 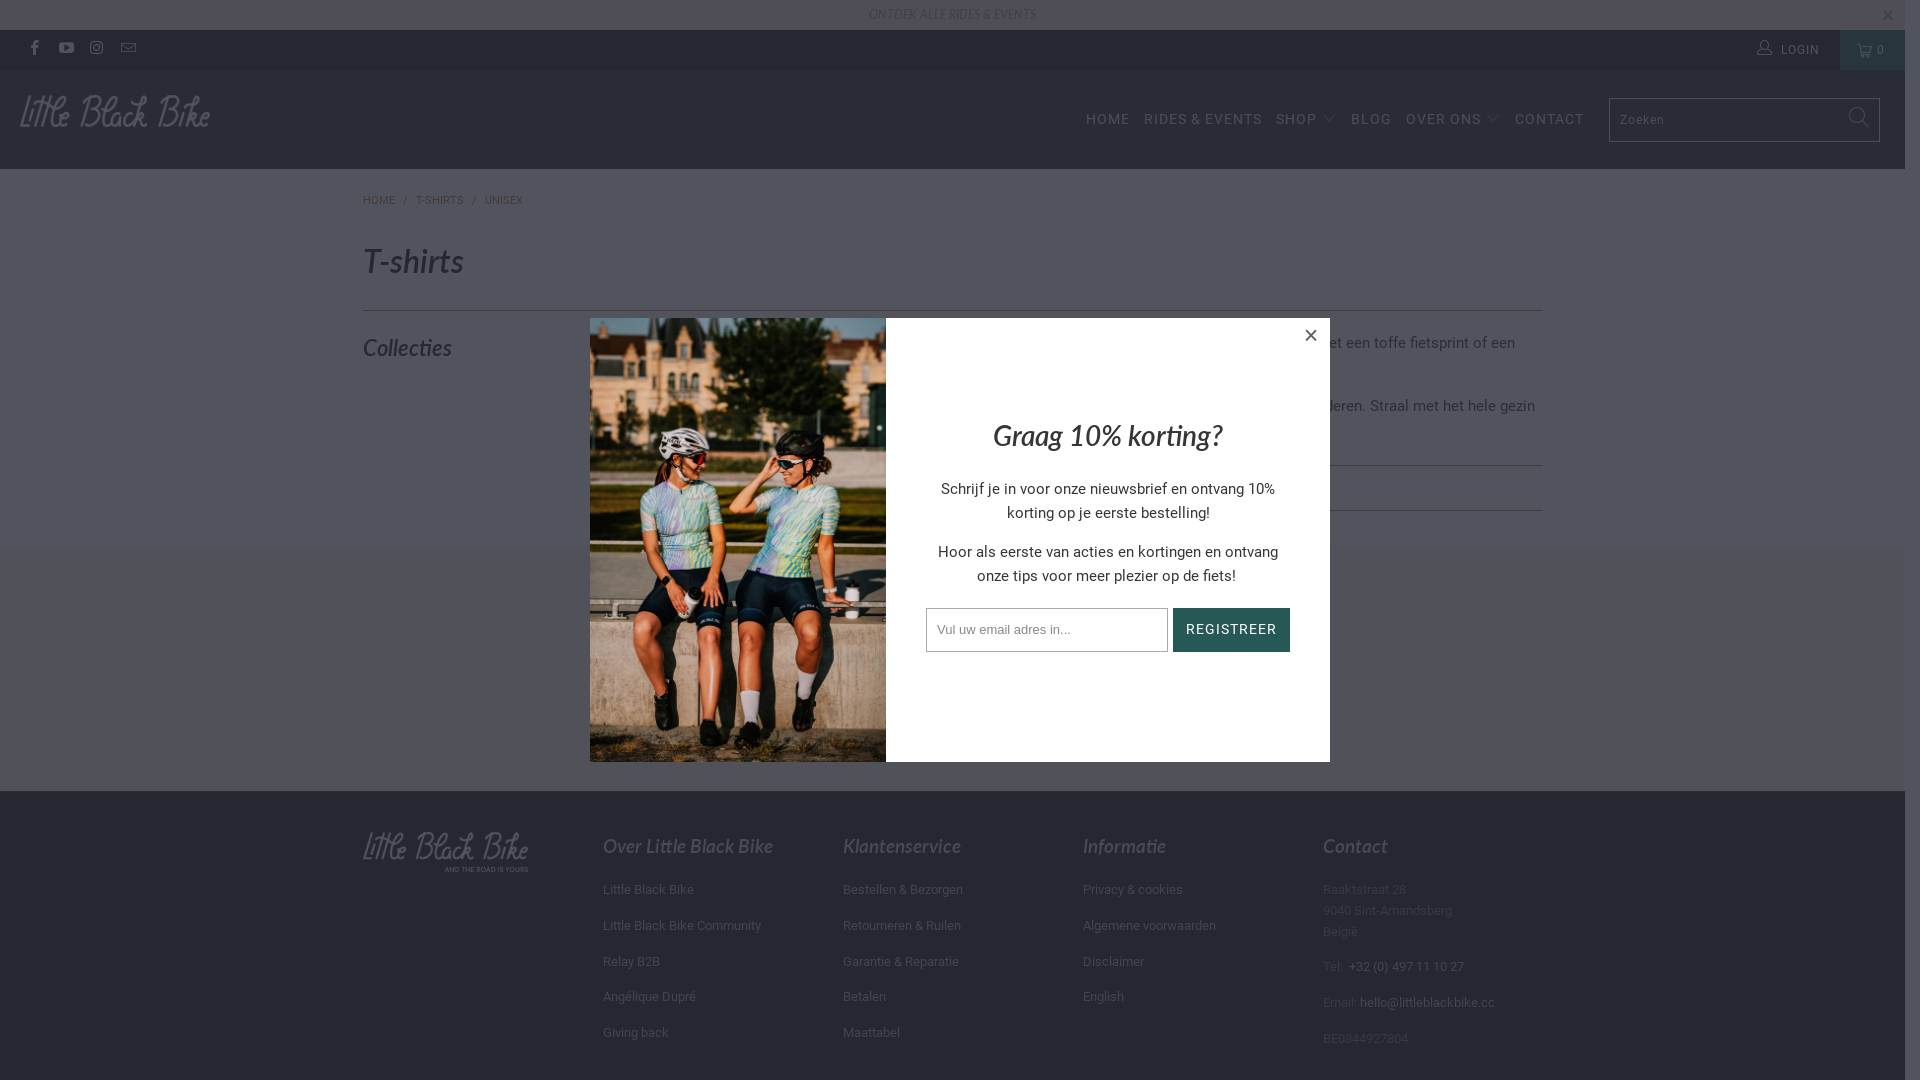 What do you see at coordinates (629, 960) in the screenshot?
I see `'Relay B2B'` at bounding box center [629, 960].